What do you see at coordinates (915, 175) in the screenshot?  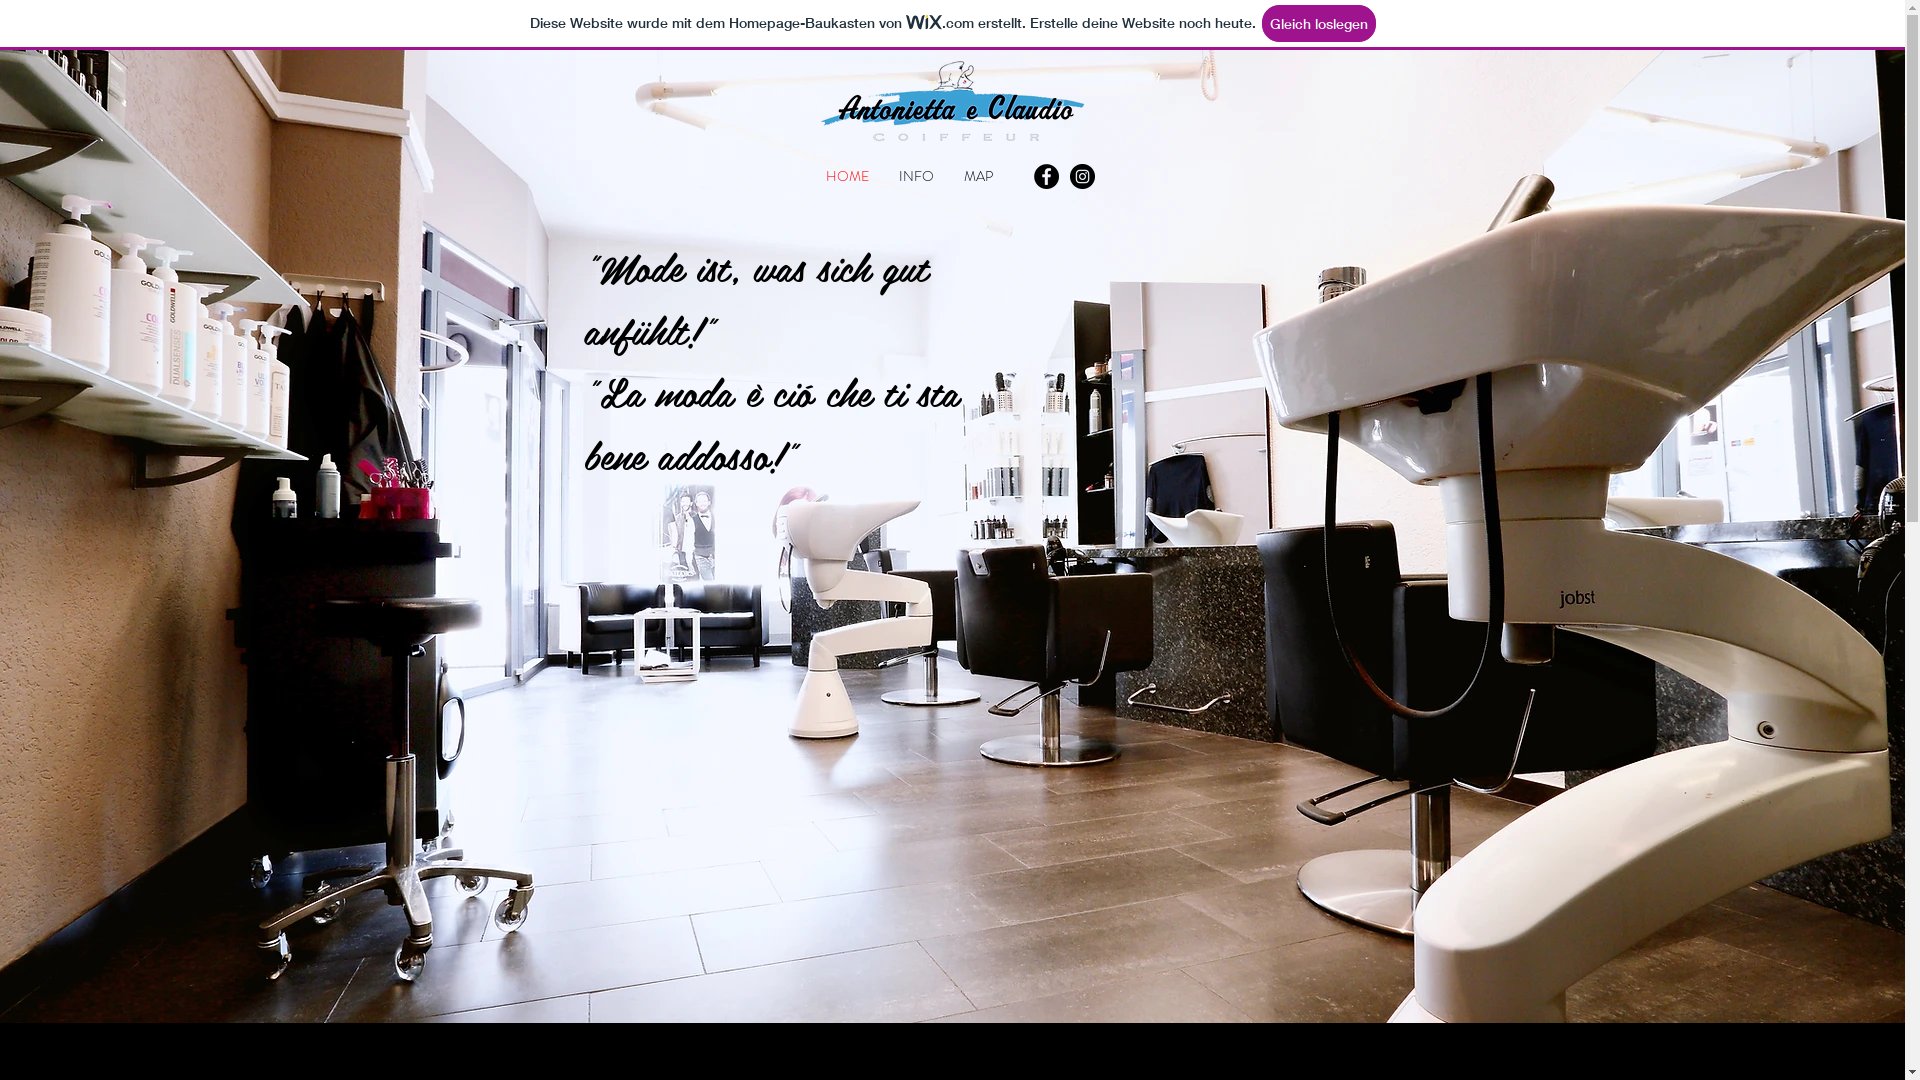 I see `'INFO'` at bounding box center [915, 175].